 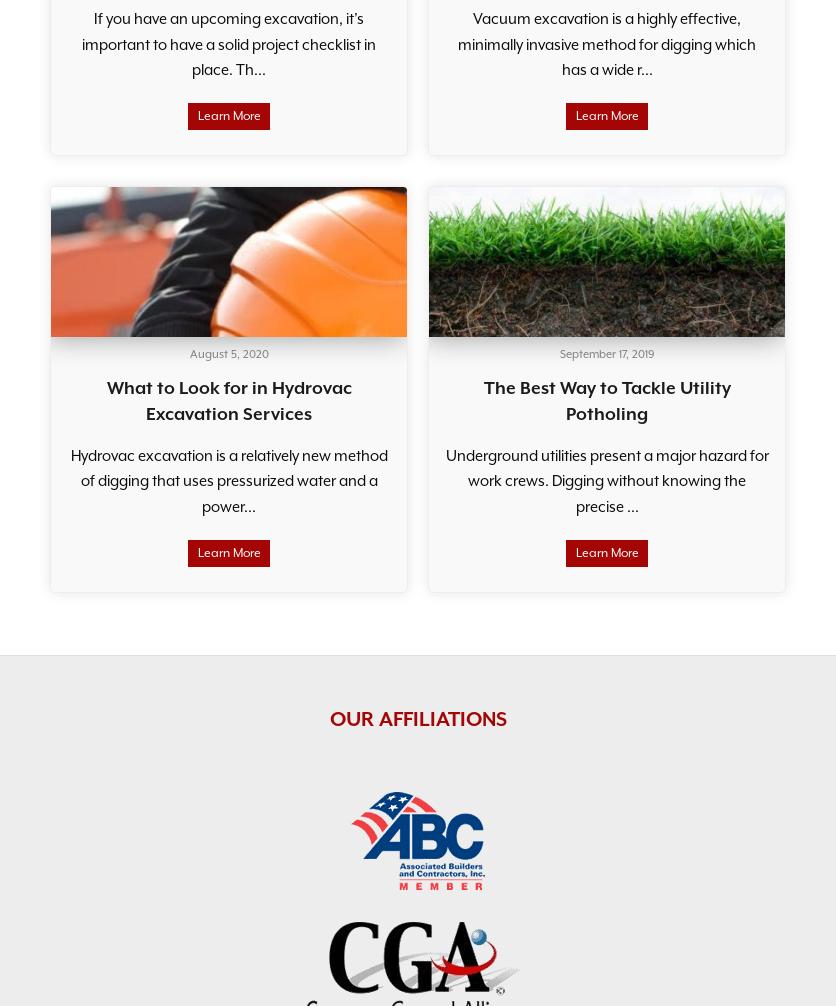 What do you see at coordinates (605, 353) in the screenshot?
I see `'September 17, 2019'` at bounding box center [605, 353].